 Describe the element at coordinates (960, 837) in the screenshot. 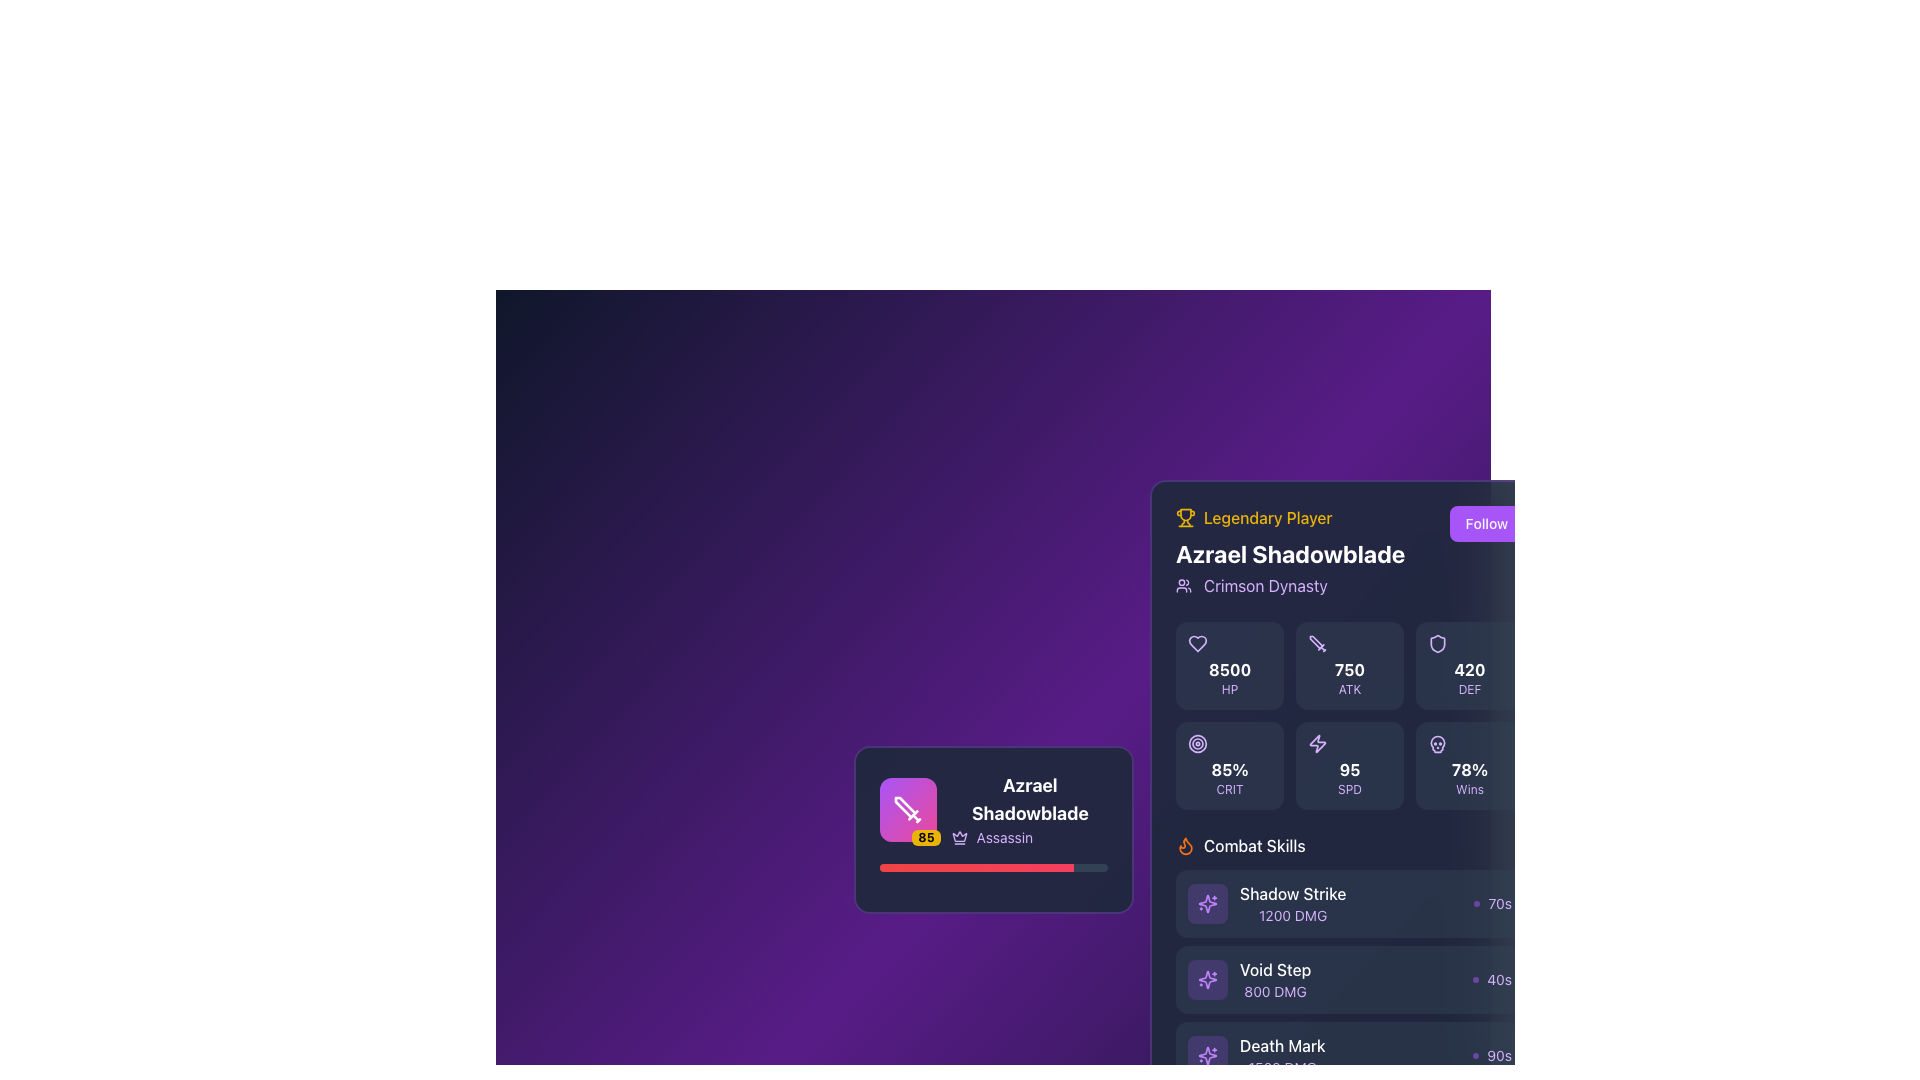

I see `the 'Assassin' role icon, which is visually aligned to the left of the text 'Assassin' and indicates the status associated with this role` at that location.